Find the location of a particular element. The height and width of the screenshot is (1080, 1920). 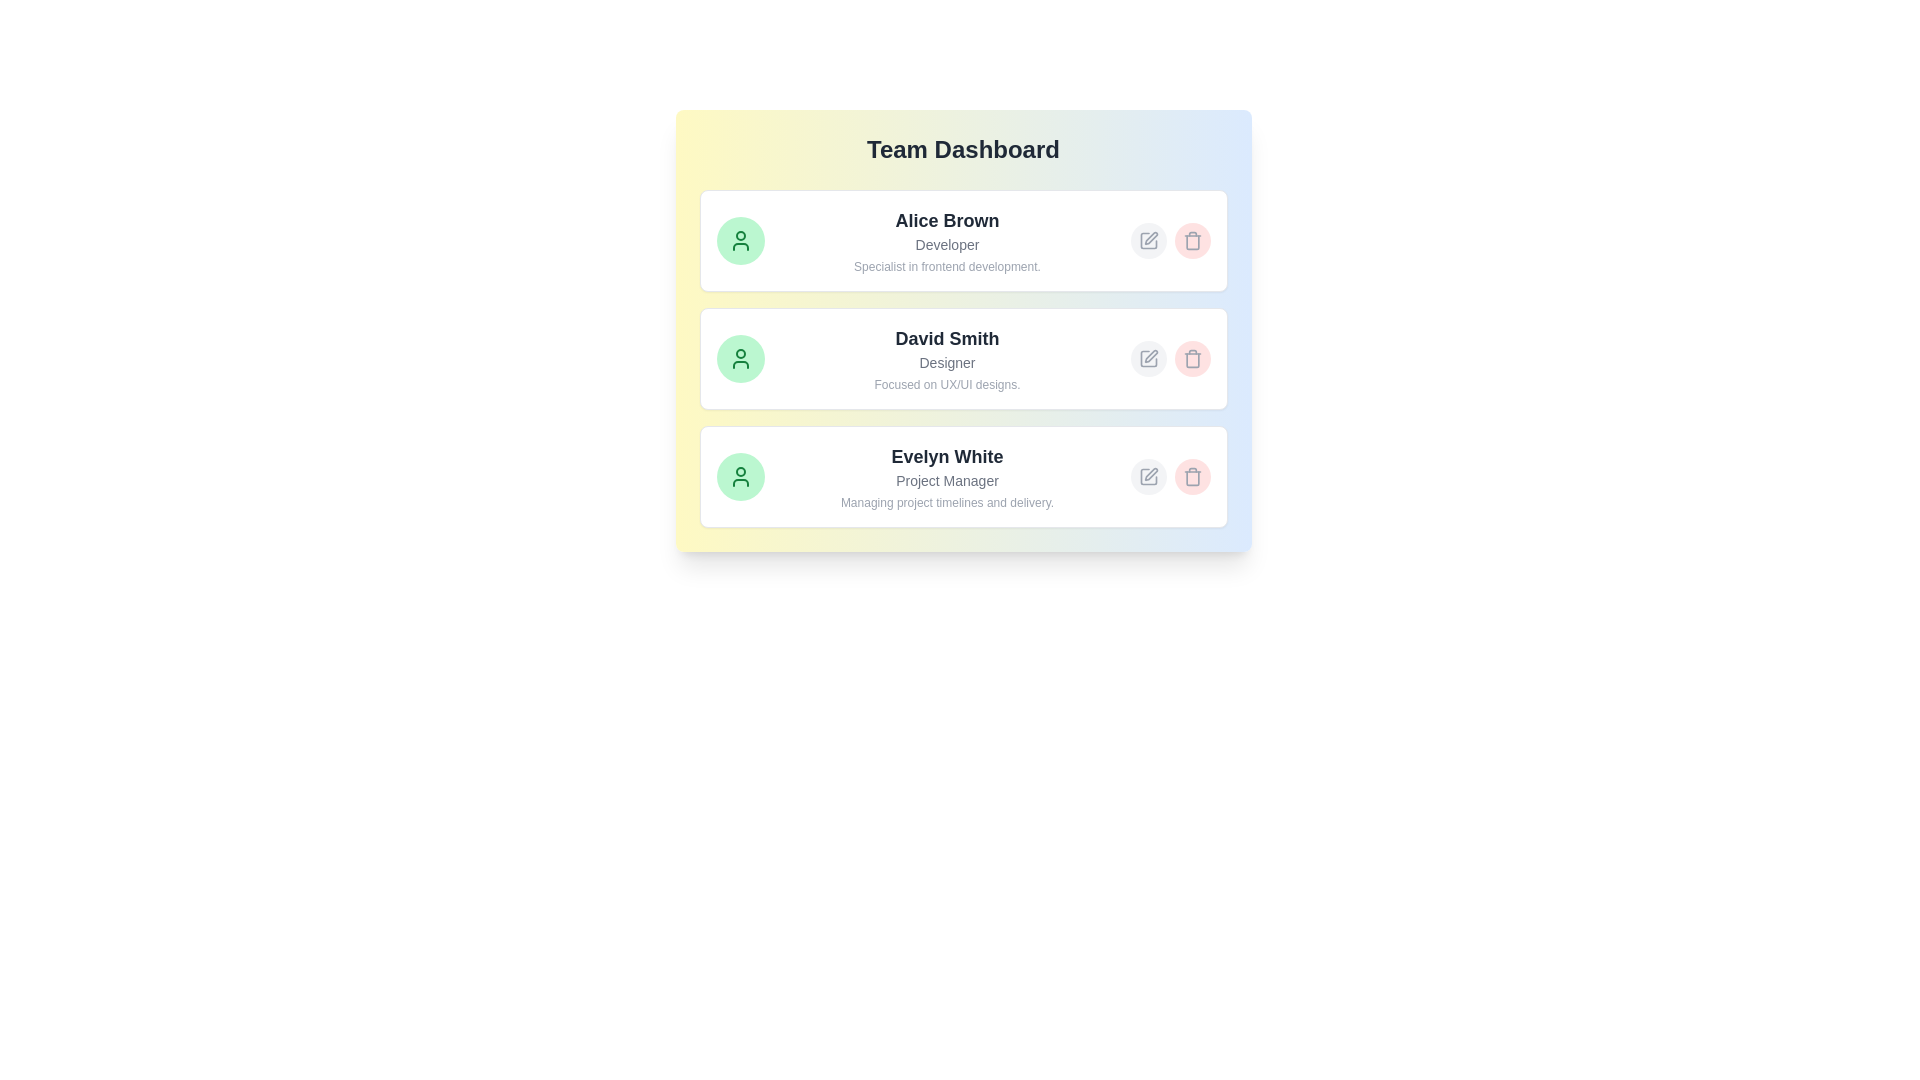

the edit button icon located on the first row of the team dashboard list for the 'Alice Brown' profile is located at coordinates (1148, 239).